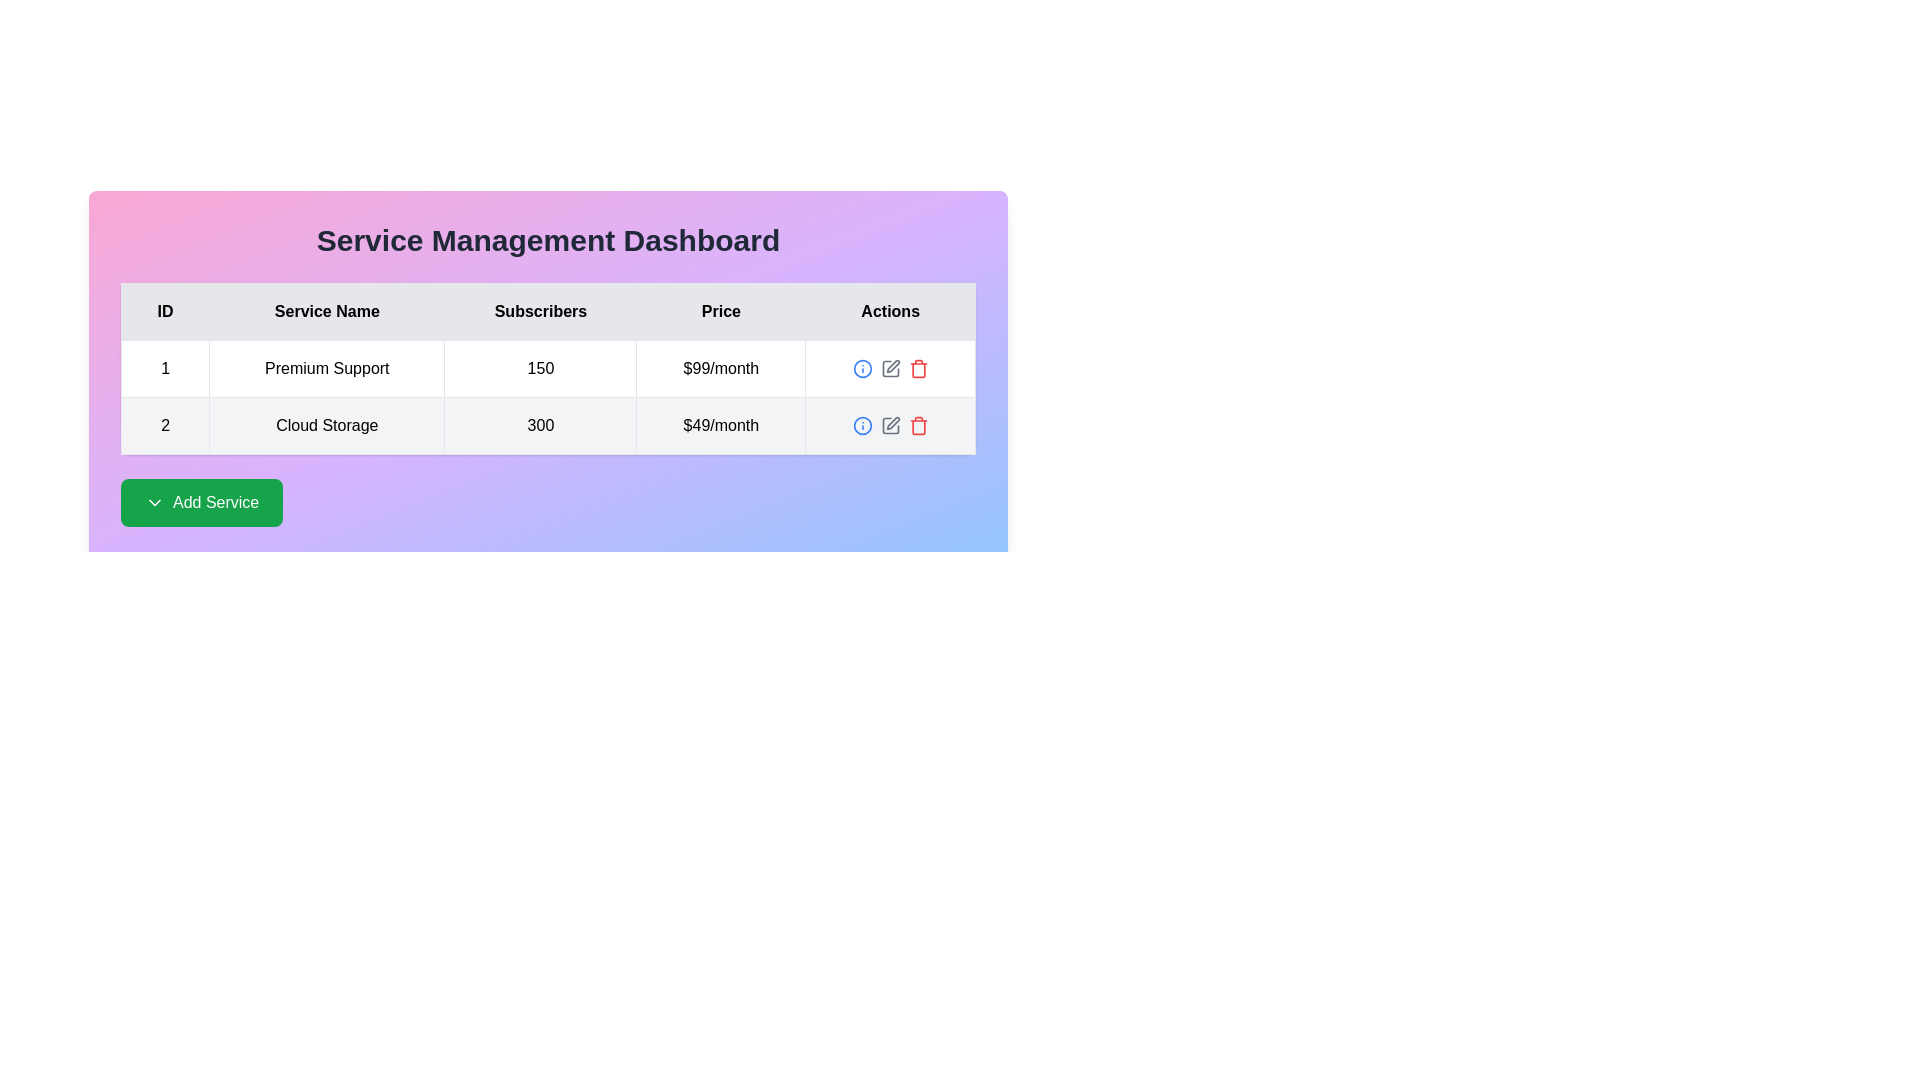  I want to click on the 'Service Name' column header in the table, which is located as the second column header between 'ID' and 'Subscribers', so click(327, 312).